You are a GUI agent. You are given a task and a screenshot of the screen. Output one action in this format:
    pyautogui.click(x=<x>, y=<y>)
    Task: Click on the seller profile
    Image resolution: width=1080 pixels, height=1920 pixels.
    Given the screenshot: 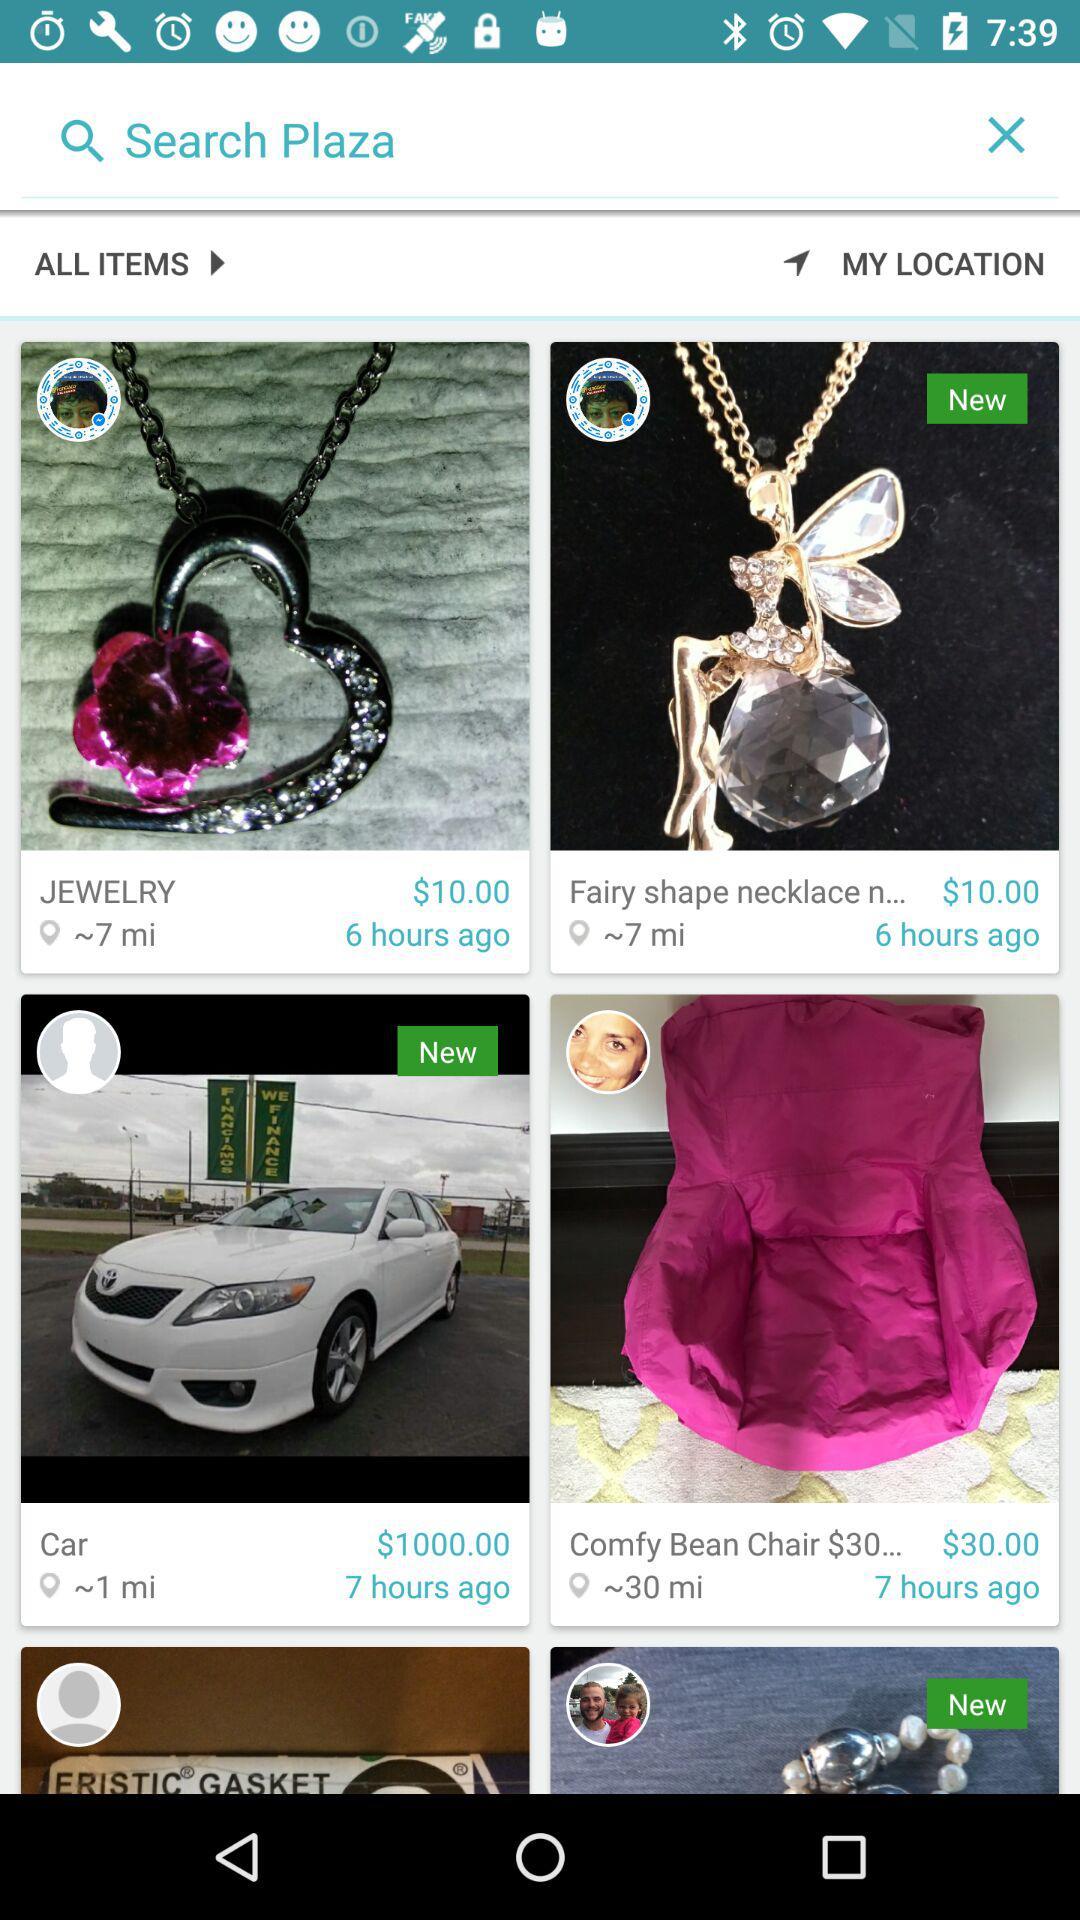 What is the action you would take?
    pyautogui.click(x=77, y=1703)
    